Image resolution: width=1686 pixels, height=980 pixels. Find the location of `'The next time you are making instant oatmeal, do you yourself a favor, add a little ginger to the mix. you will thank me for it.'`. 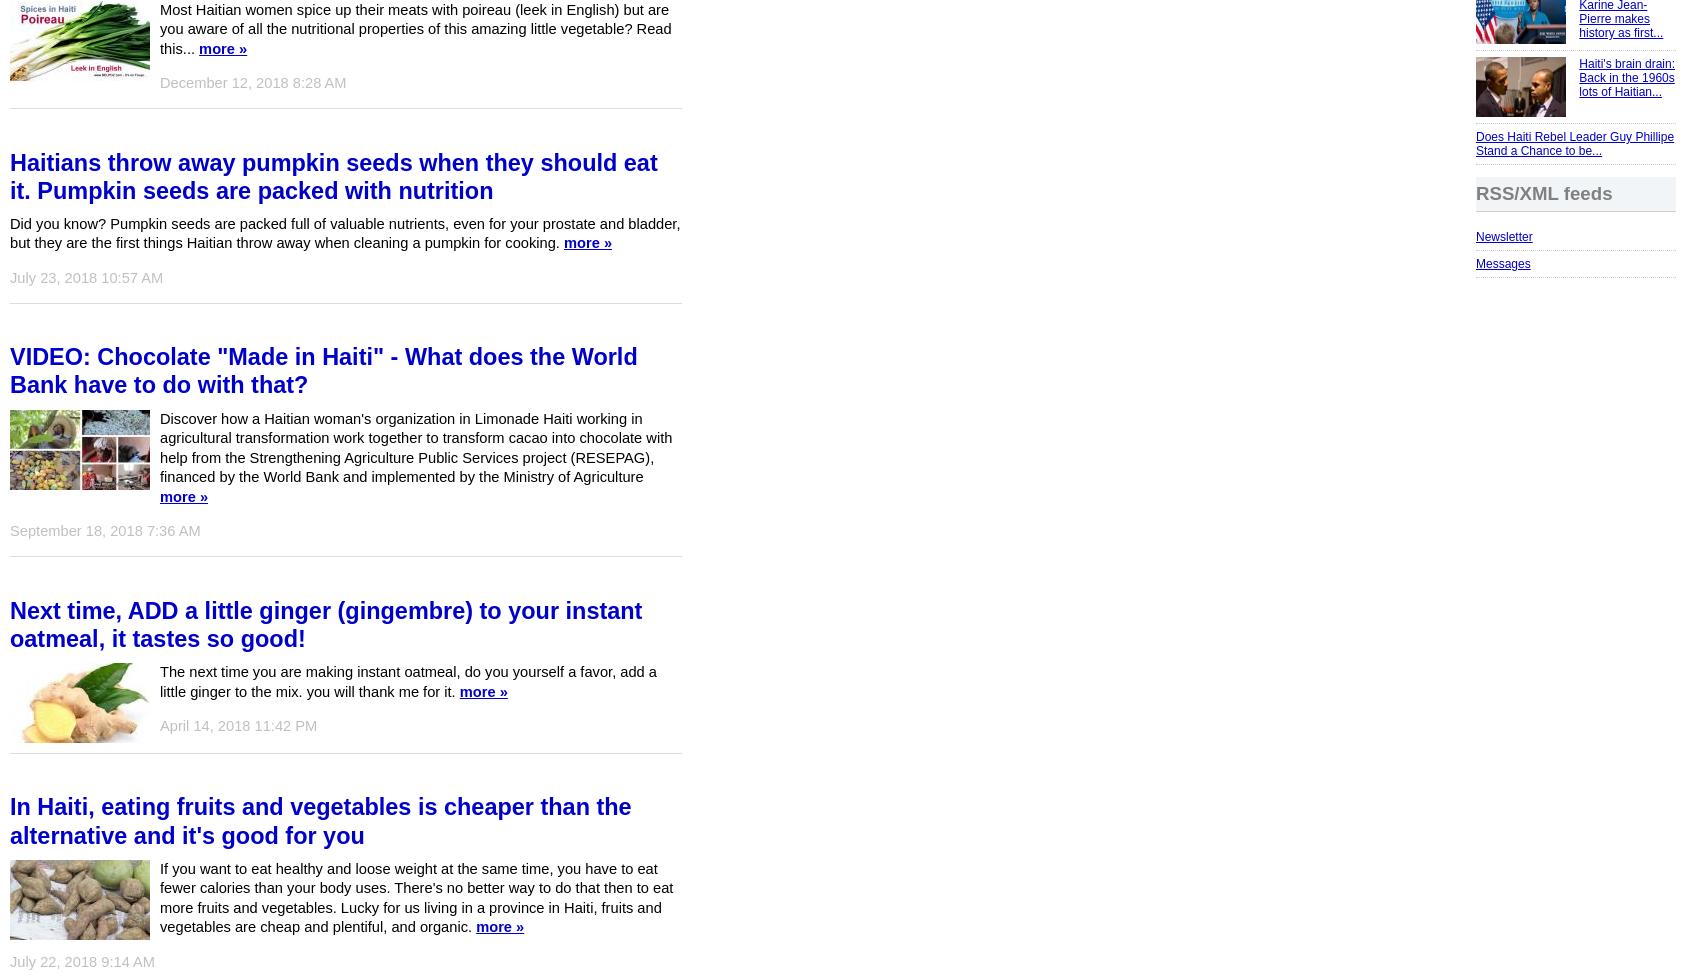

'The next time you are making instant oatmeal, do you yourself a favor, add a little ginger to the mix. you will thank me for it.' is located at coordinates (407, 681).